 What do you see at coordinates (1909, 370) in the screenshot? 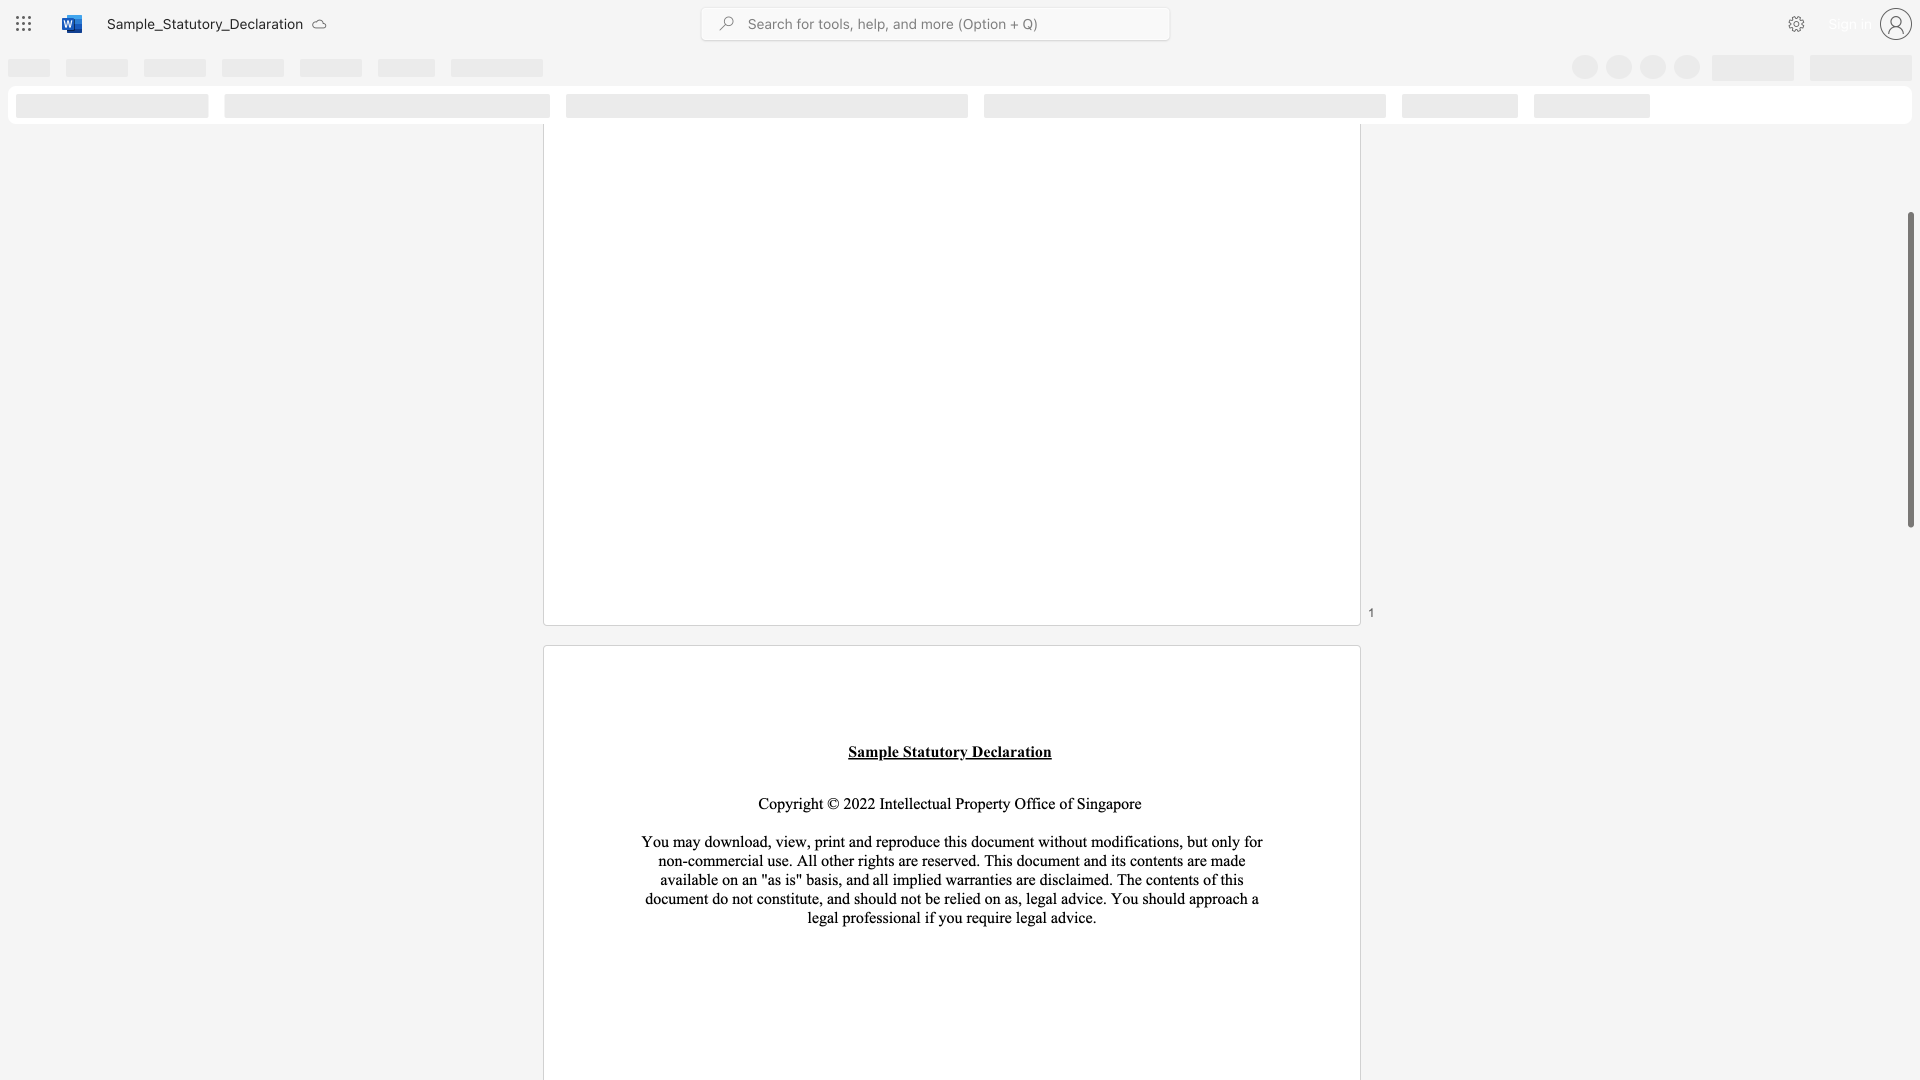
I see `the scrollbar and move down 1040 pixels` at bounding box center [1909, 370].